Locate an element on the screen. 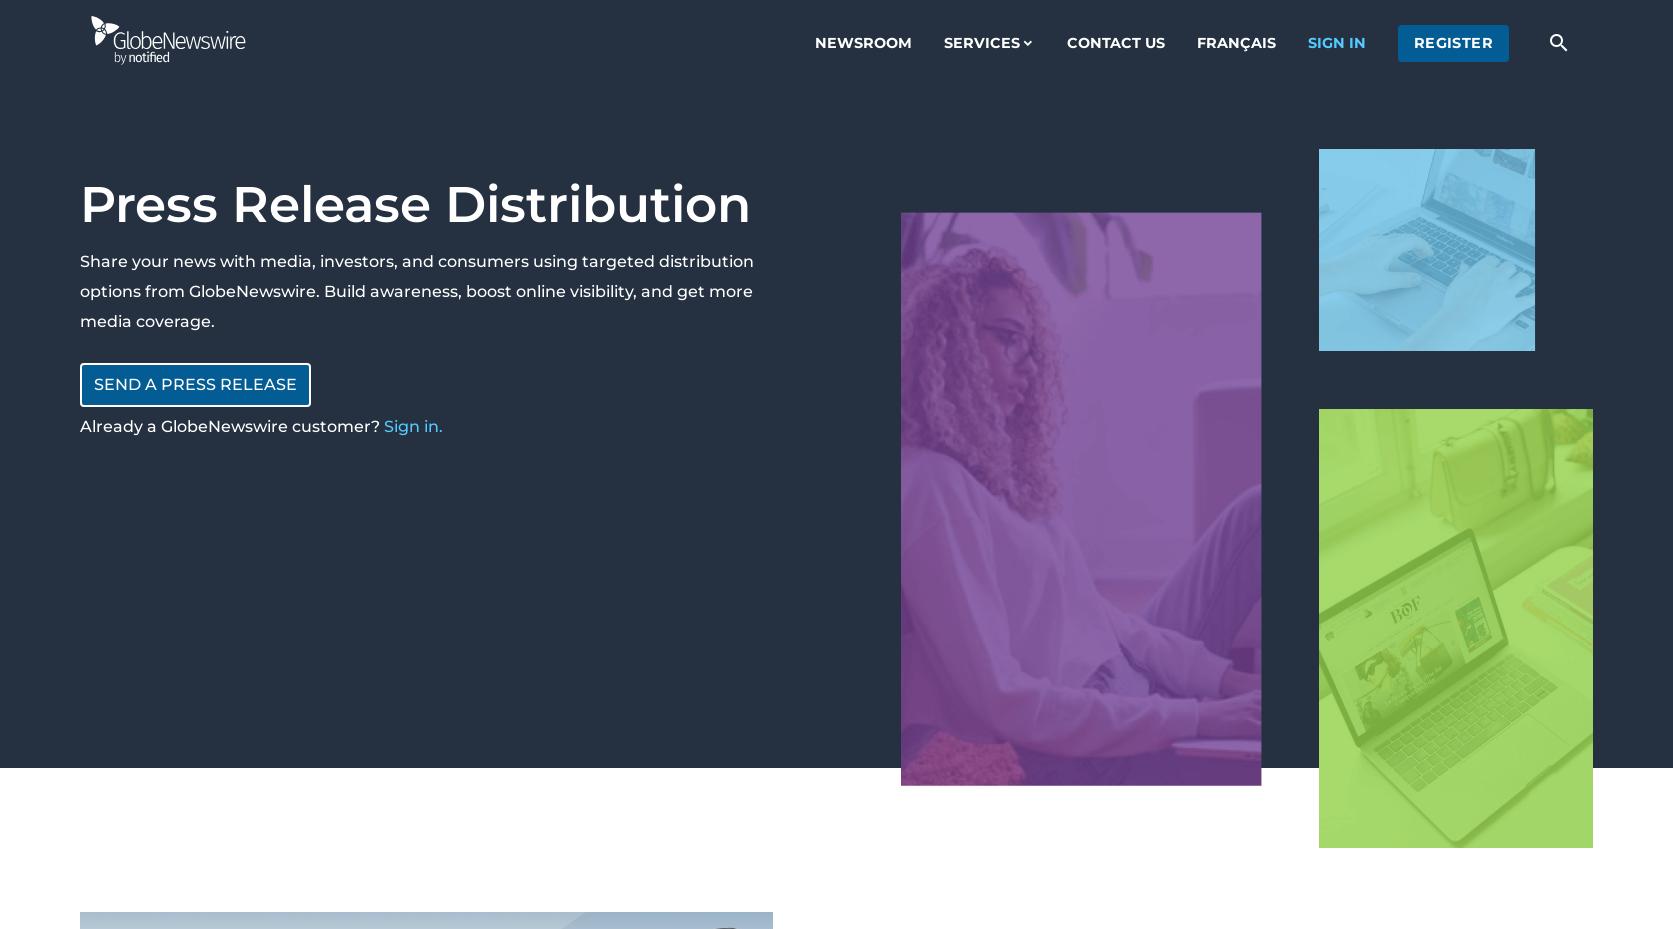 The image size is (1673, 929). 'register' is located at coordinates (1453, 40).